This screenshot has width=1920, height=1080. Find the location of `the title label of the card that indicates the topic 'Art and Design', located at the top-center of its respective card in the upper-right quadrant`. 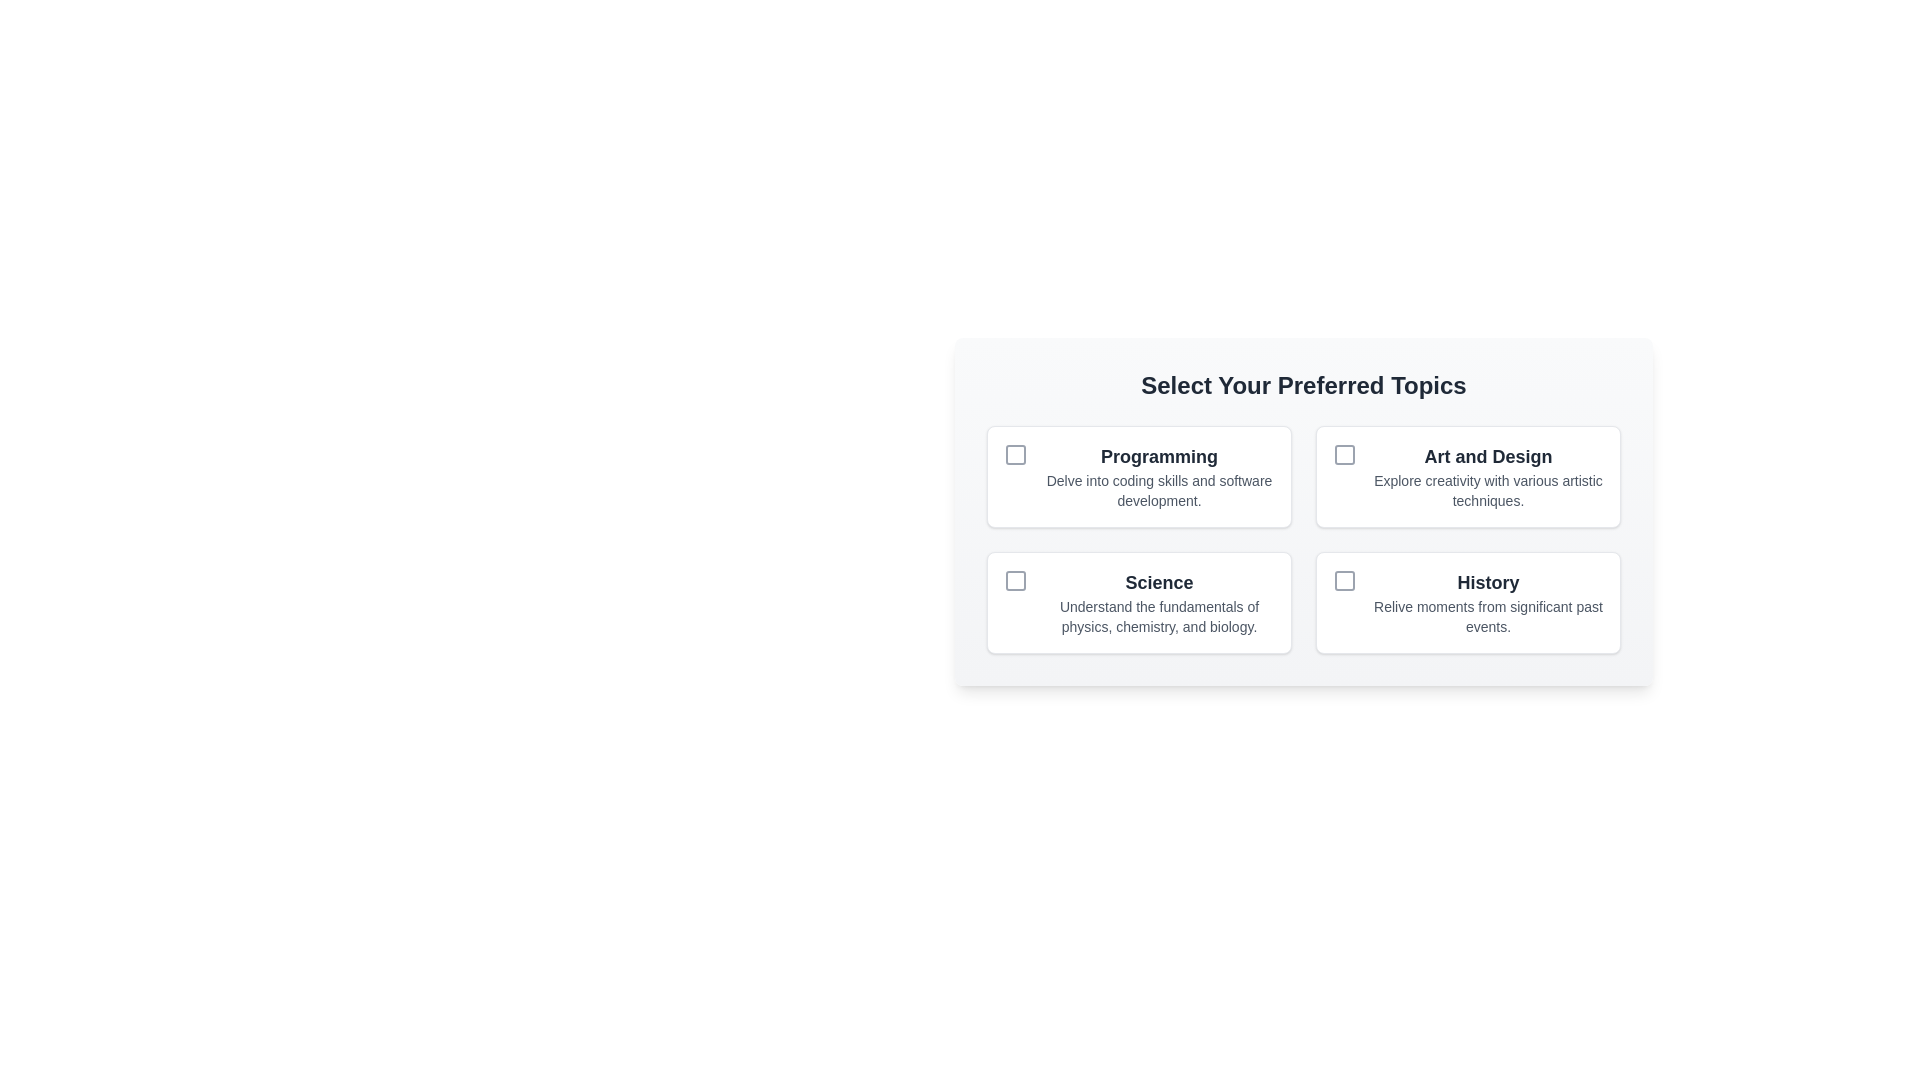

the title label of the card that indicates the topic 'Art and Design', located at the top-center of its respective card in the upper-right quadrant is located at coordinates (1488, 456).